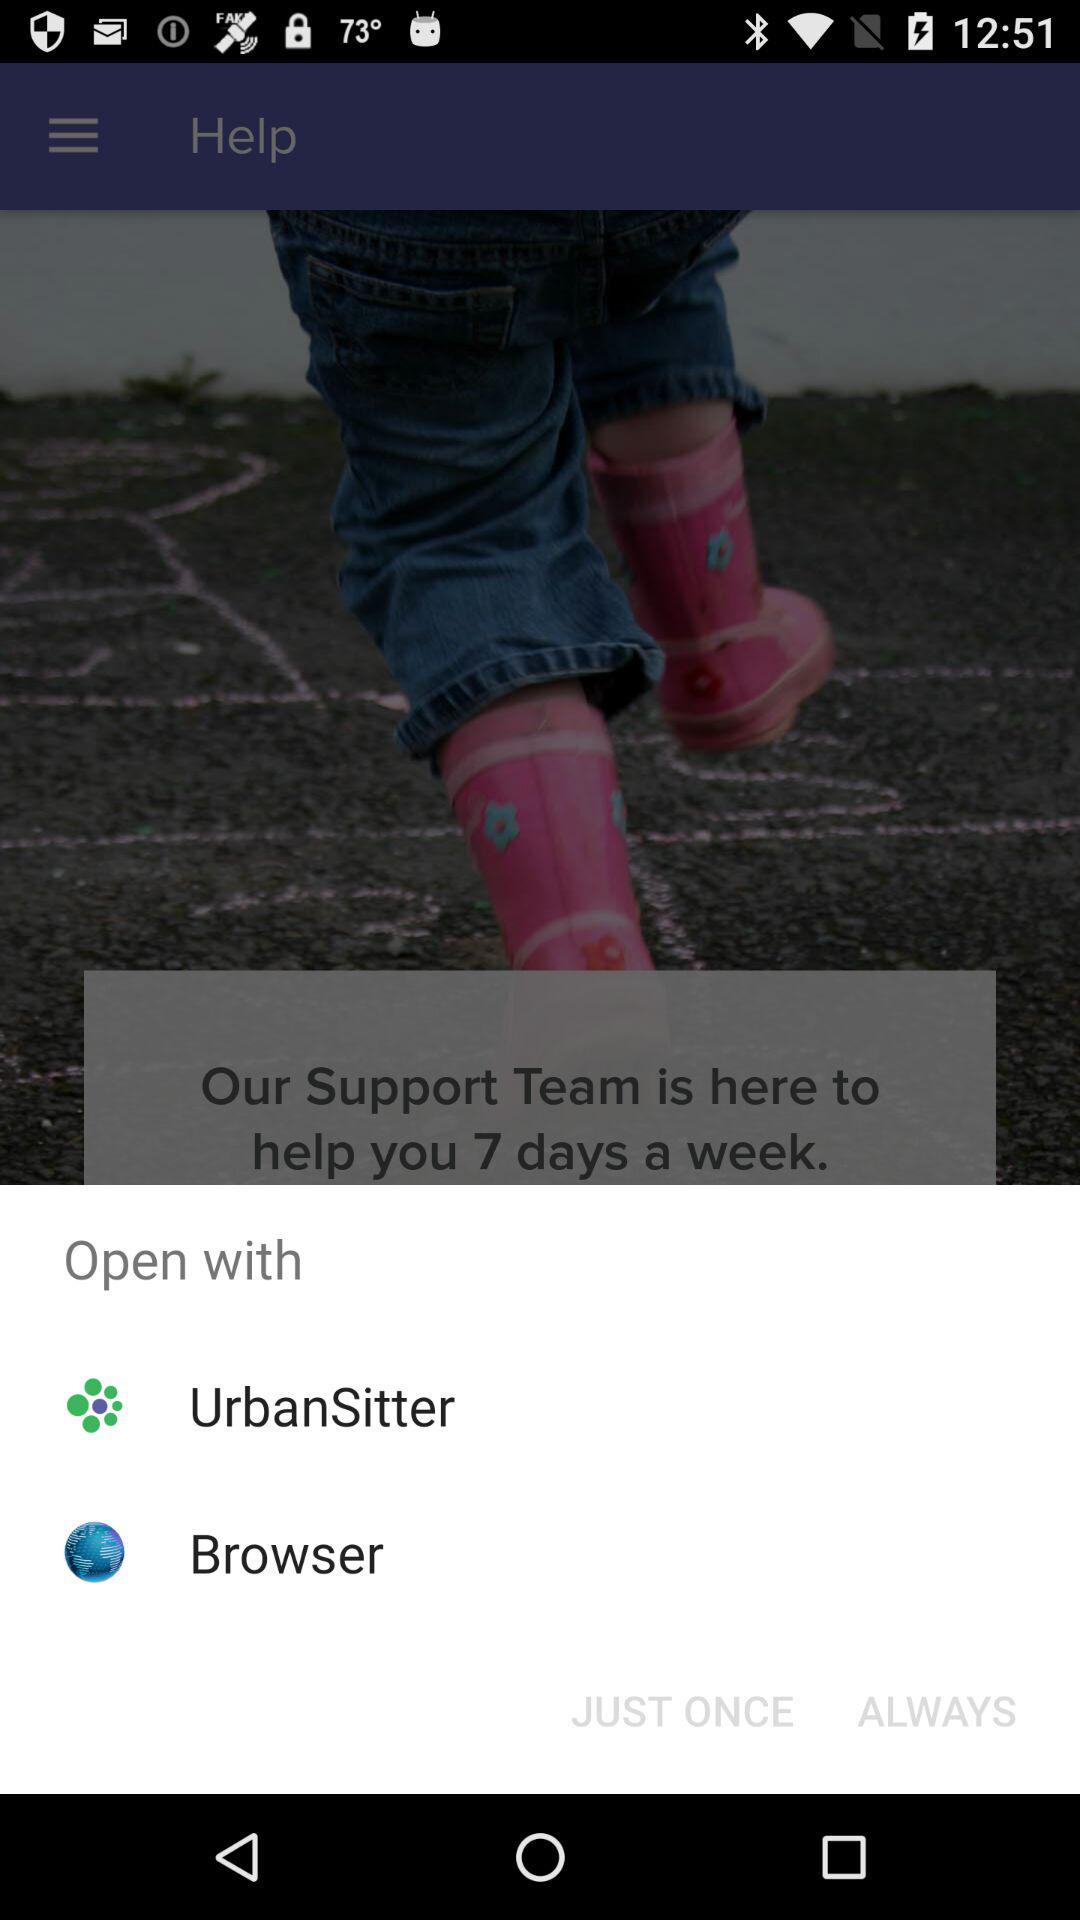  What do you see at coordinates (937, 1708) in the screenshot?
I see `the item next to just once item` at bounding box center [937, 1708].